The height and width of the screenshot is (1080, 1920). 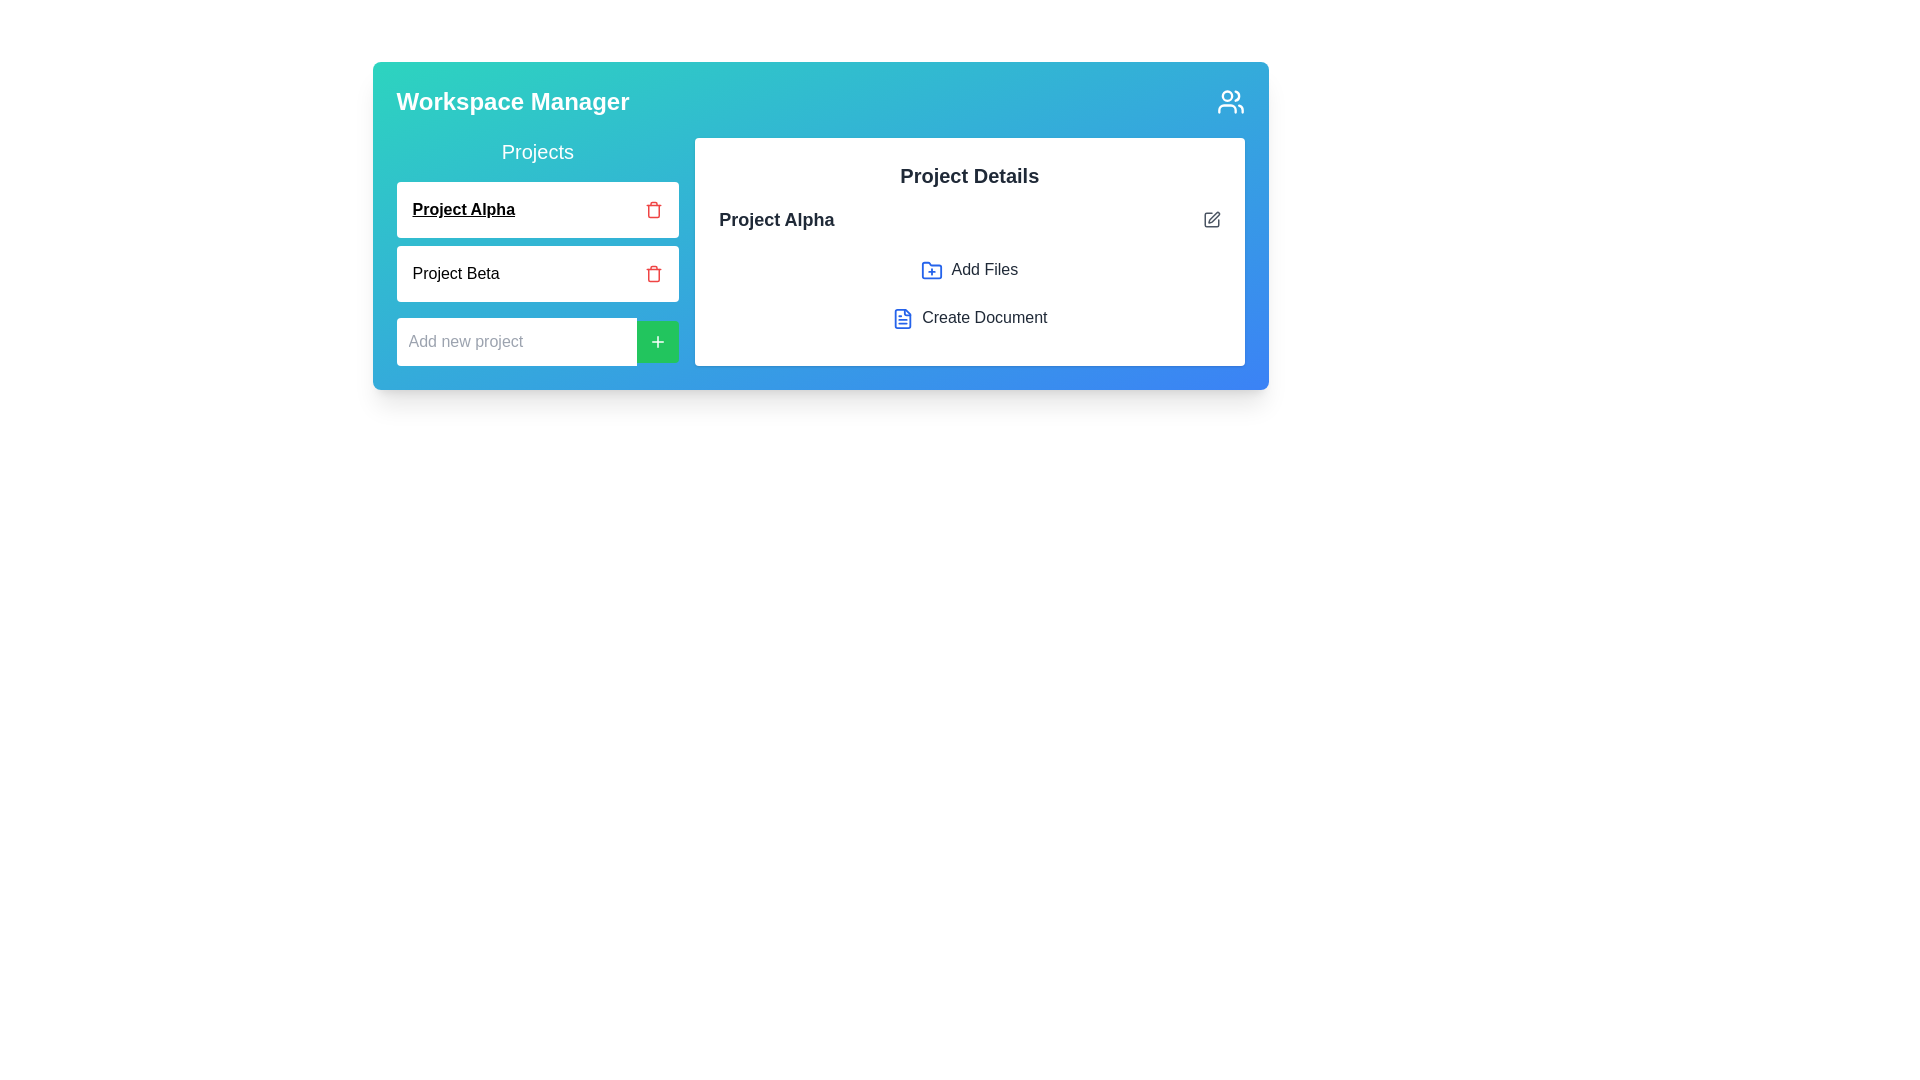 What do you see at coordinates (931, 270) in the screenshot?
I see `the 'Add Files' icon located to the left of the text 'Add Files' in the 'Project Details' section` at bounding box center [931, 270].